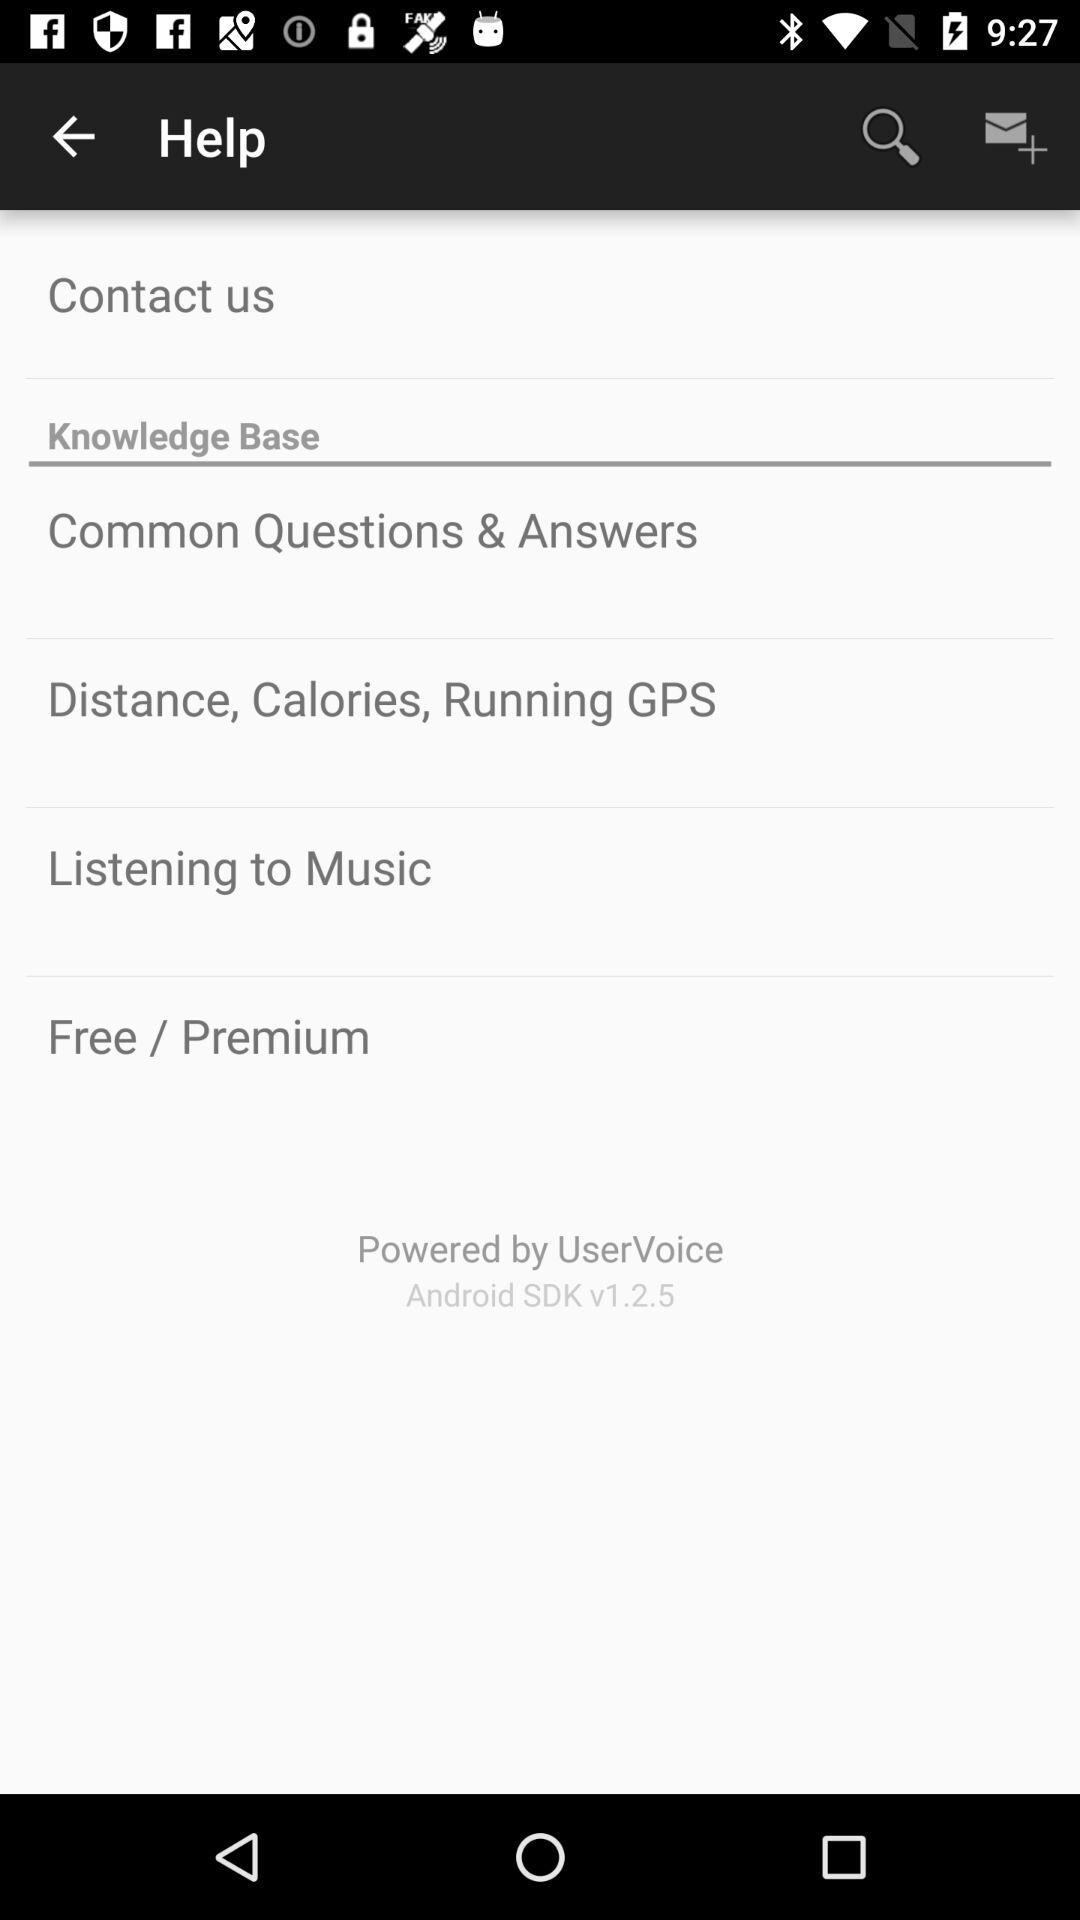 The width and height of the screenshot is (1080, 1920). I want to click on the powered by uservoice item, so click(540, 1247).